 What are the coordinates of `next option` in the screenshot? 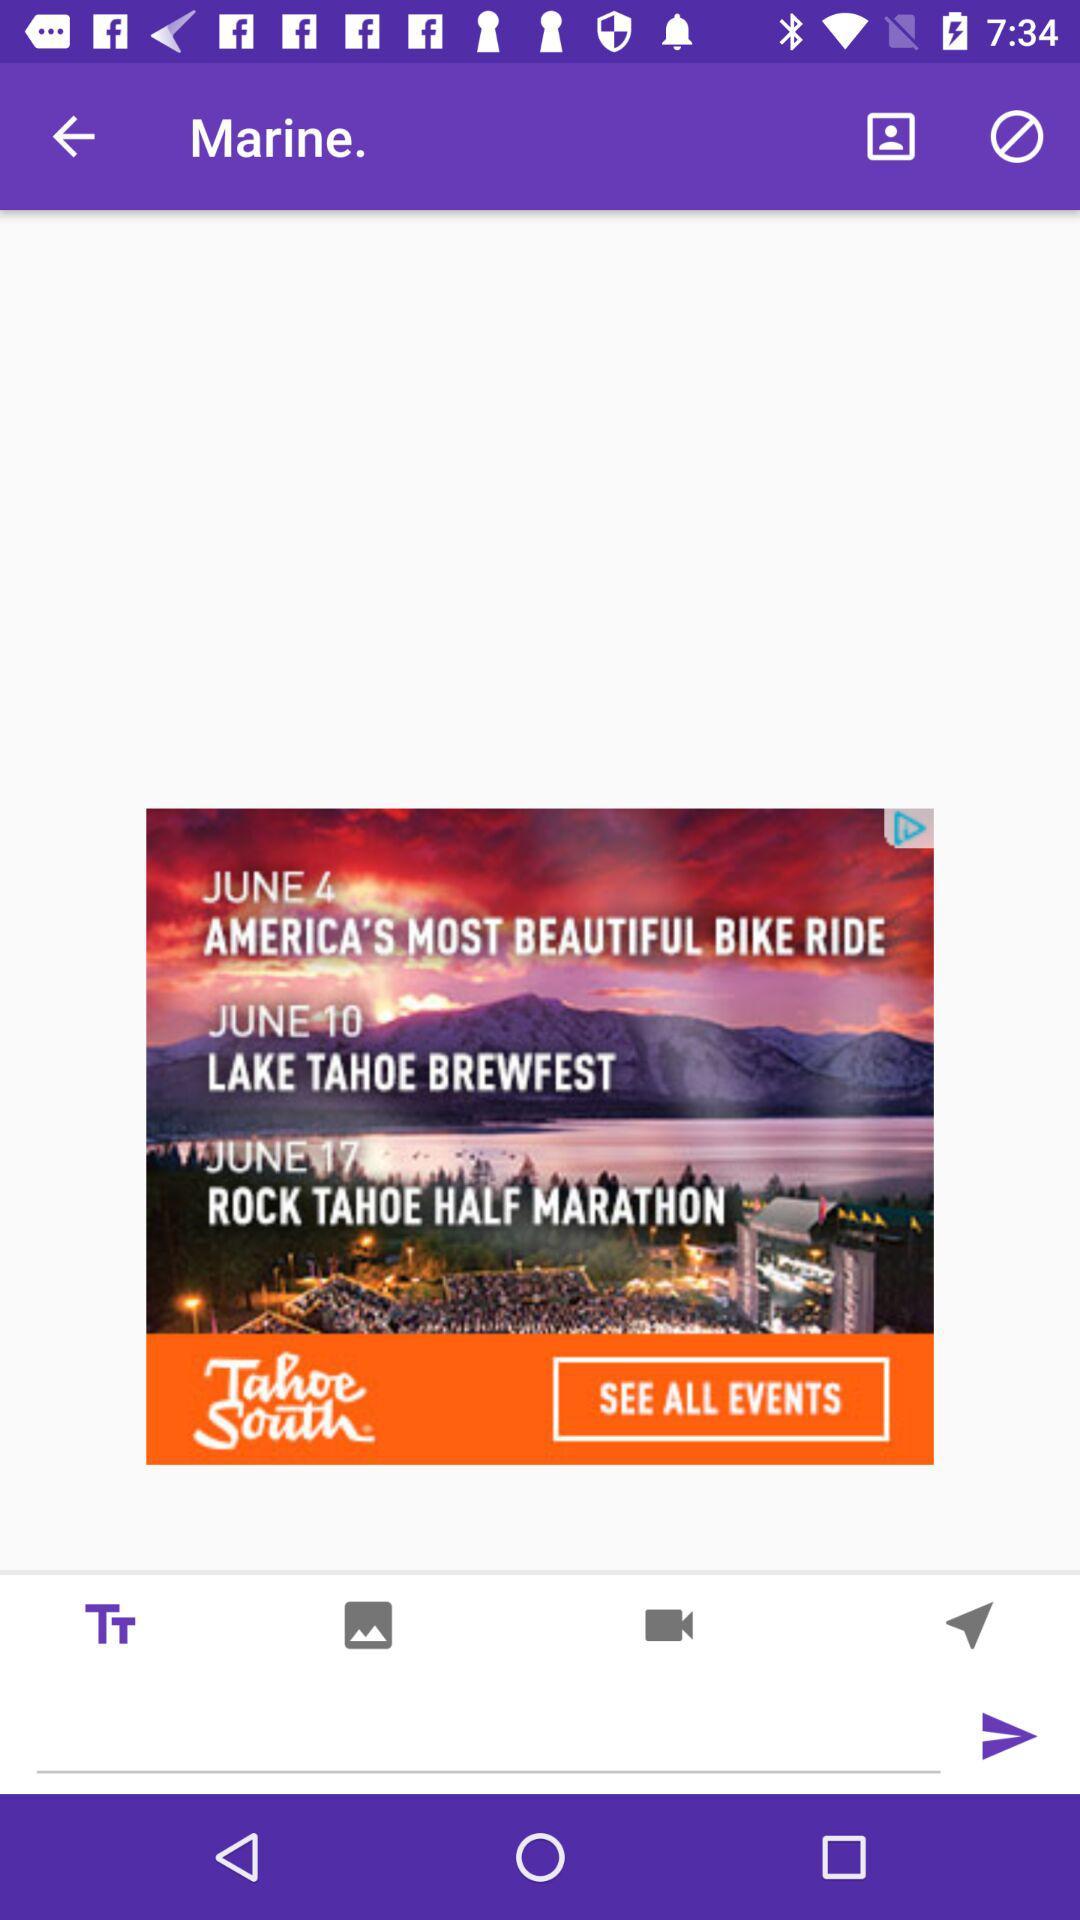 It's located at (1008, 1735).